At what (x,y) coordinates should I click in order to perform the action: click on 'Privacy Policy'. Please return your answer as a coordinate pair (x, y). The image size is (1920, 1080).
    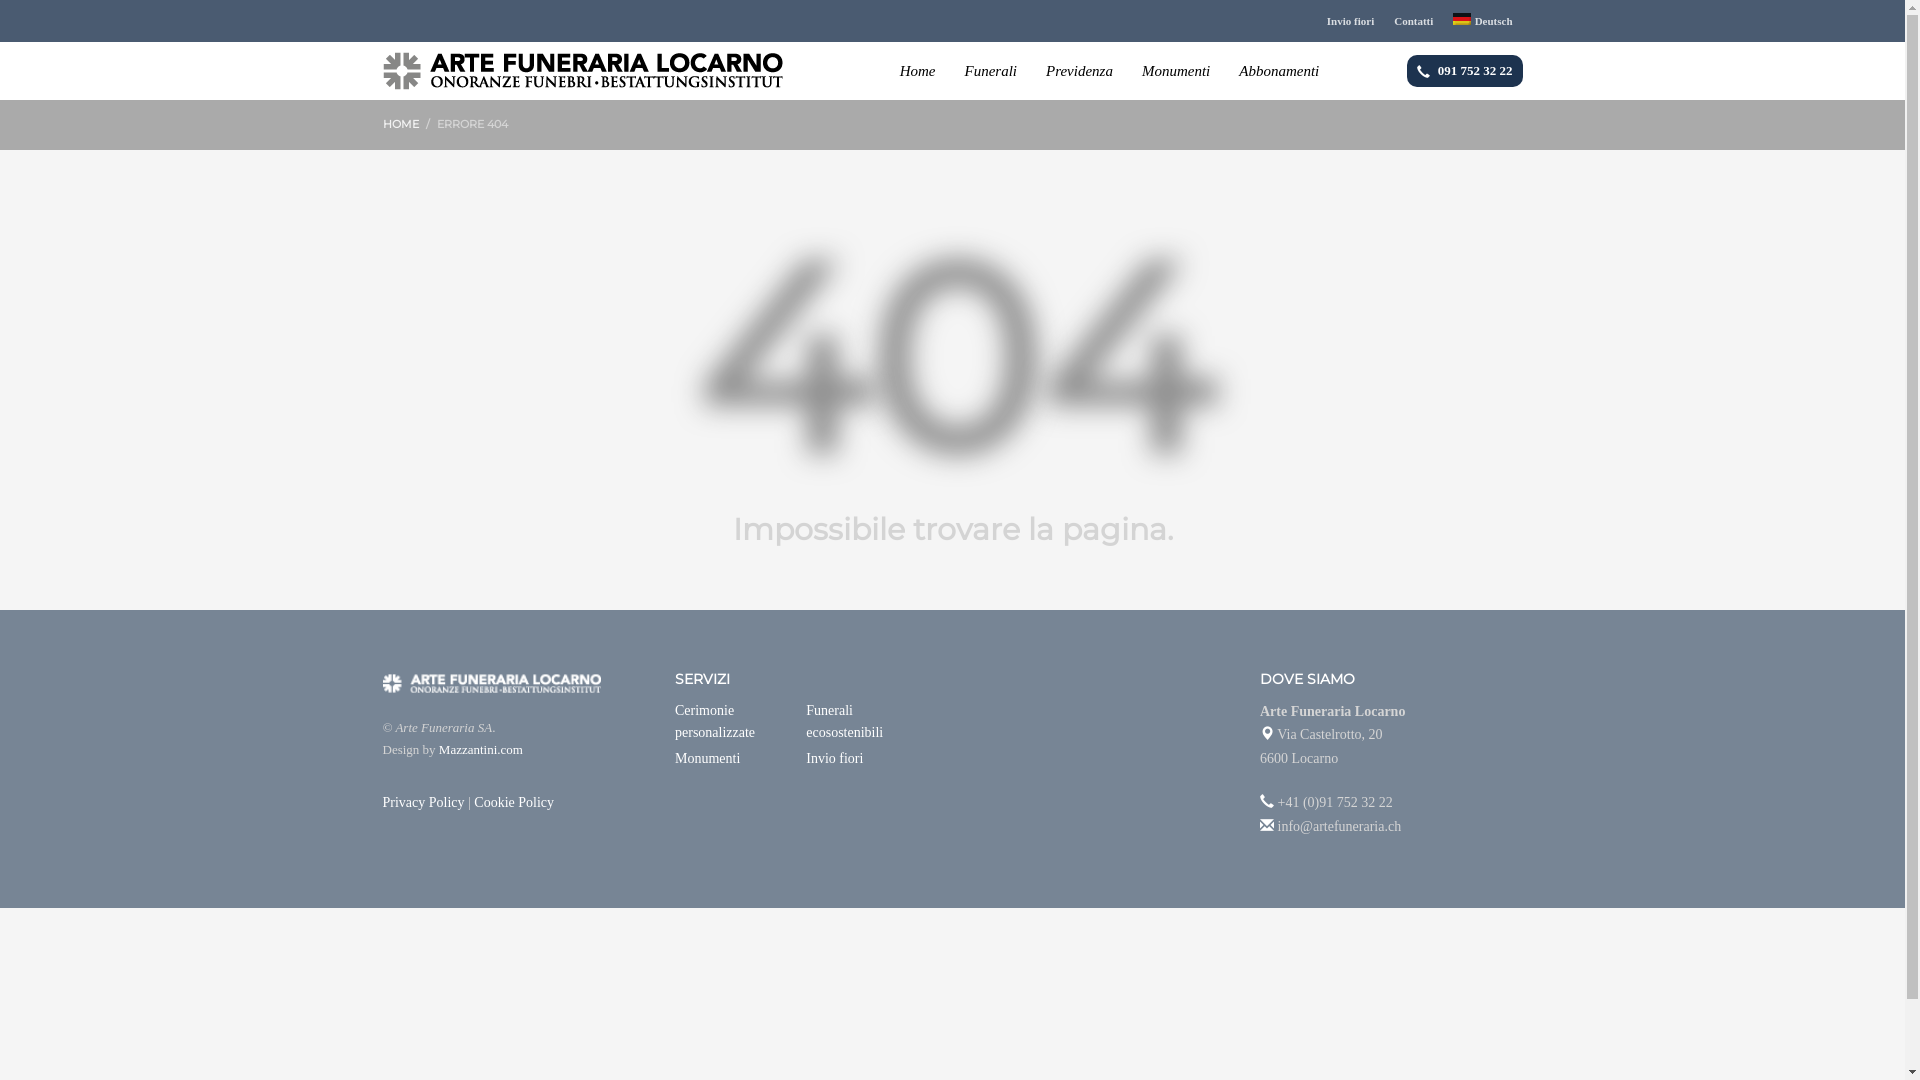
    Looking at the image, I should click on (421, 801).